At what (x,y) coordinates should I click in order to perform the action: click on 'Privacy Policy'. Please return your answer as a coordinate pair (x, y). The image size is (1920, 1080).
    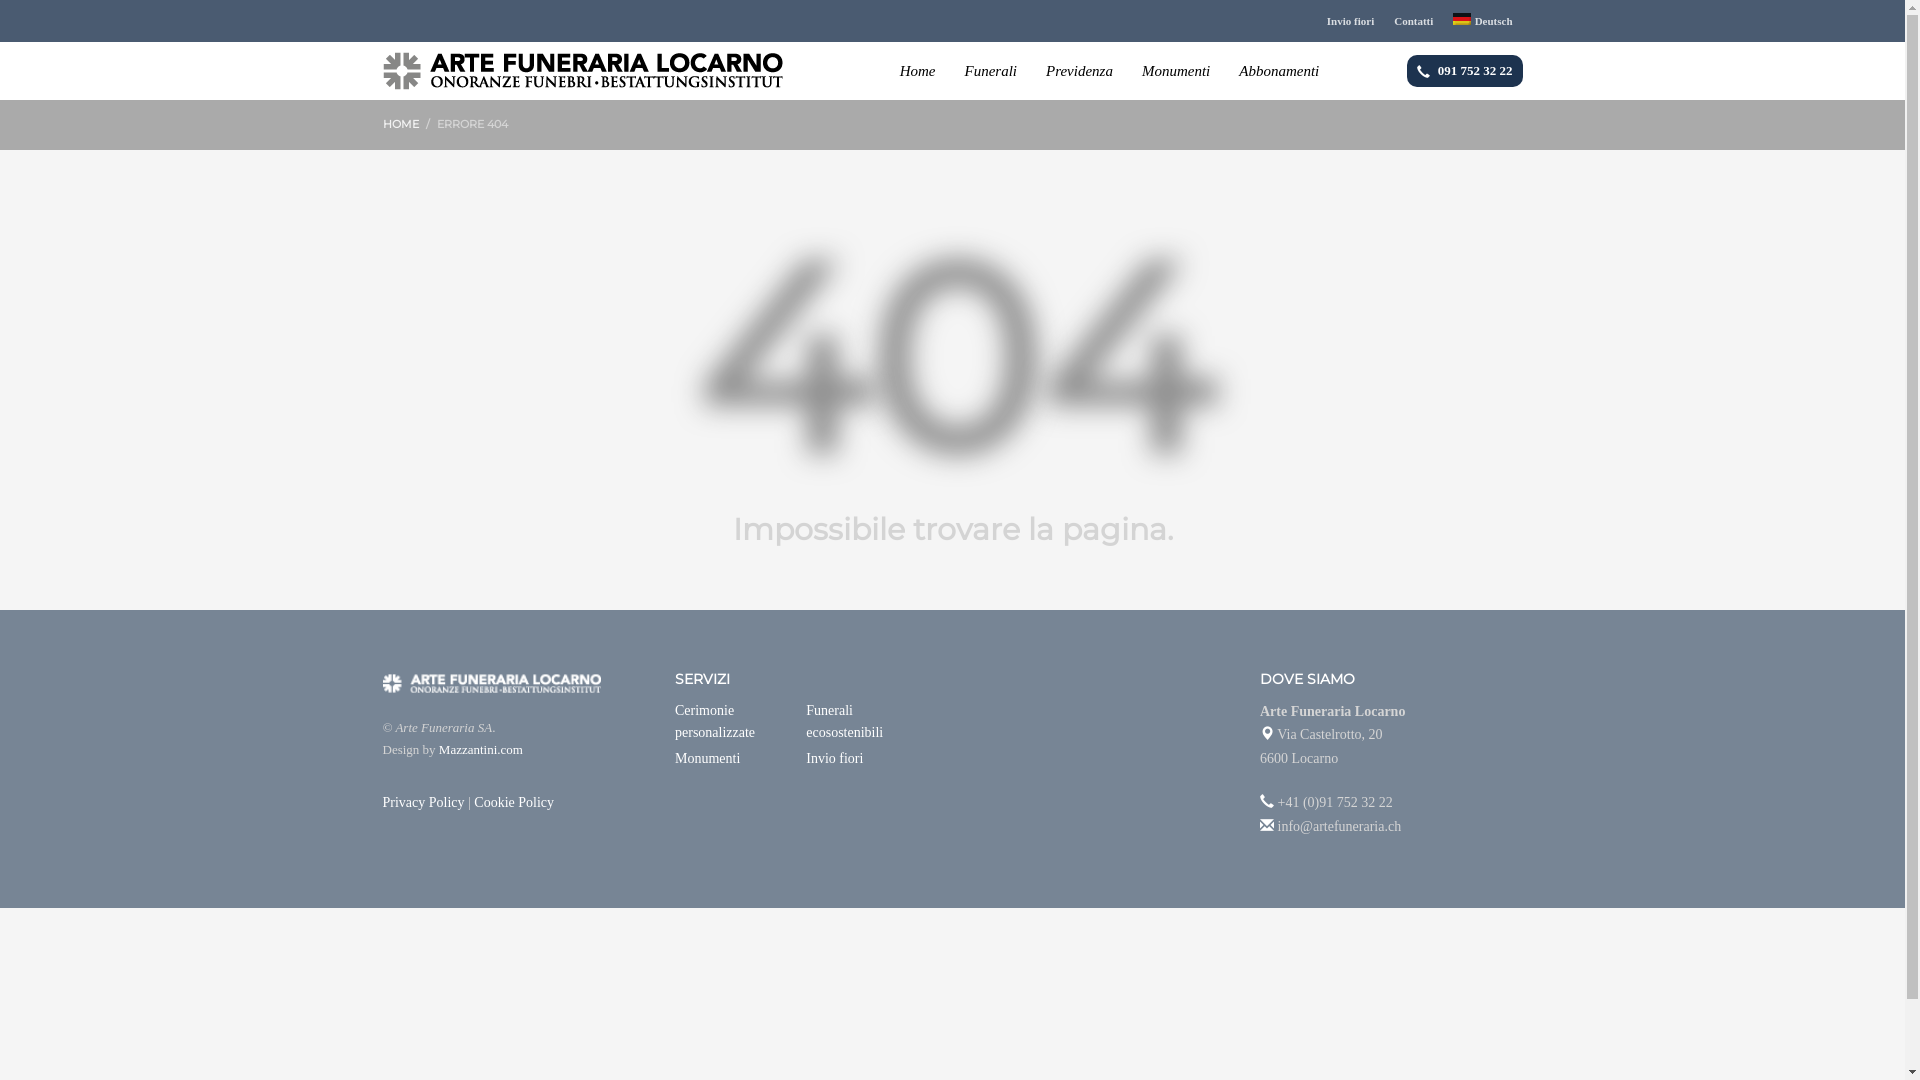
    Looking at the image, I should click on (421, 801).